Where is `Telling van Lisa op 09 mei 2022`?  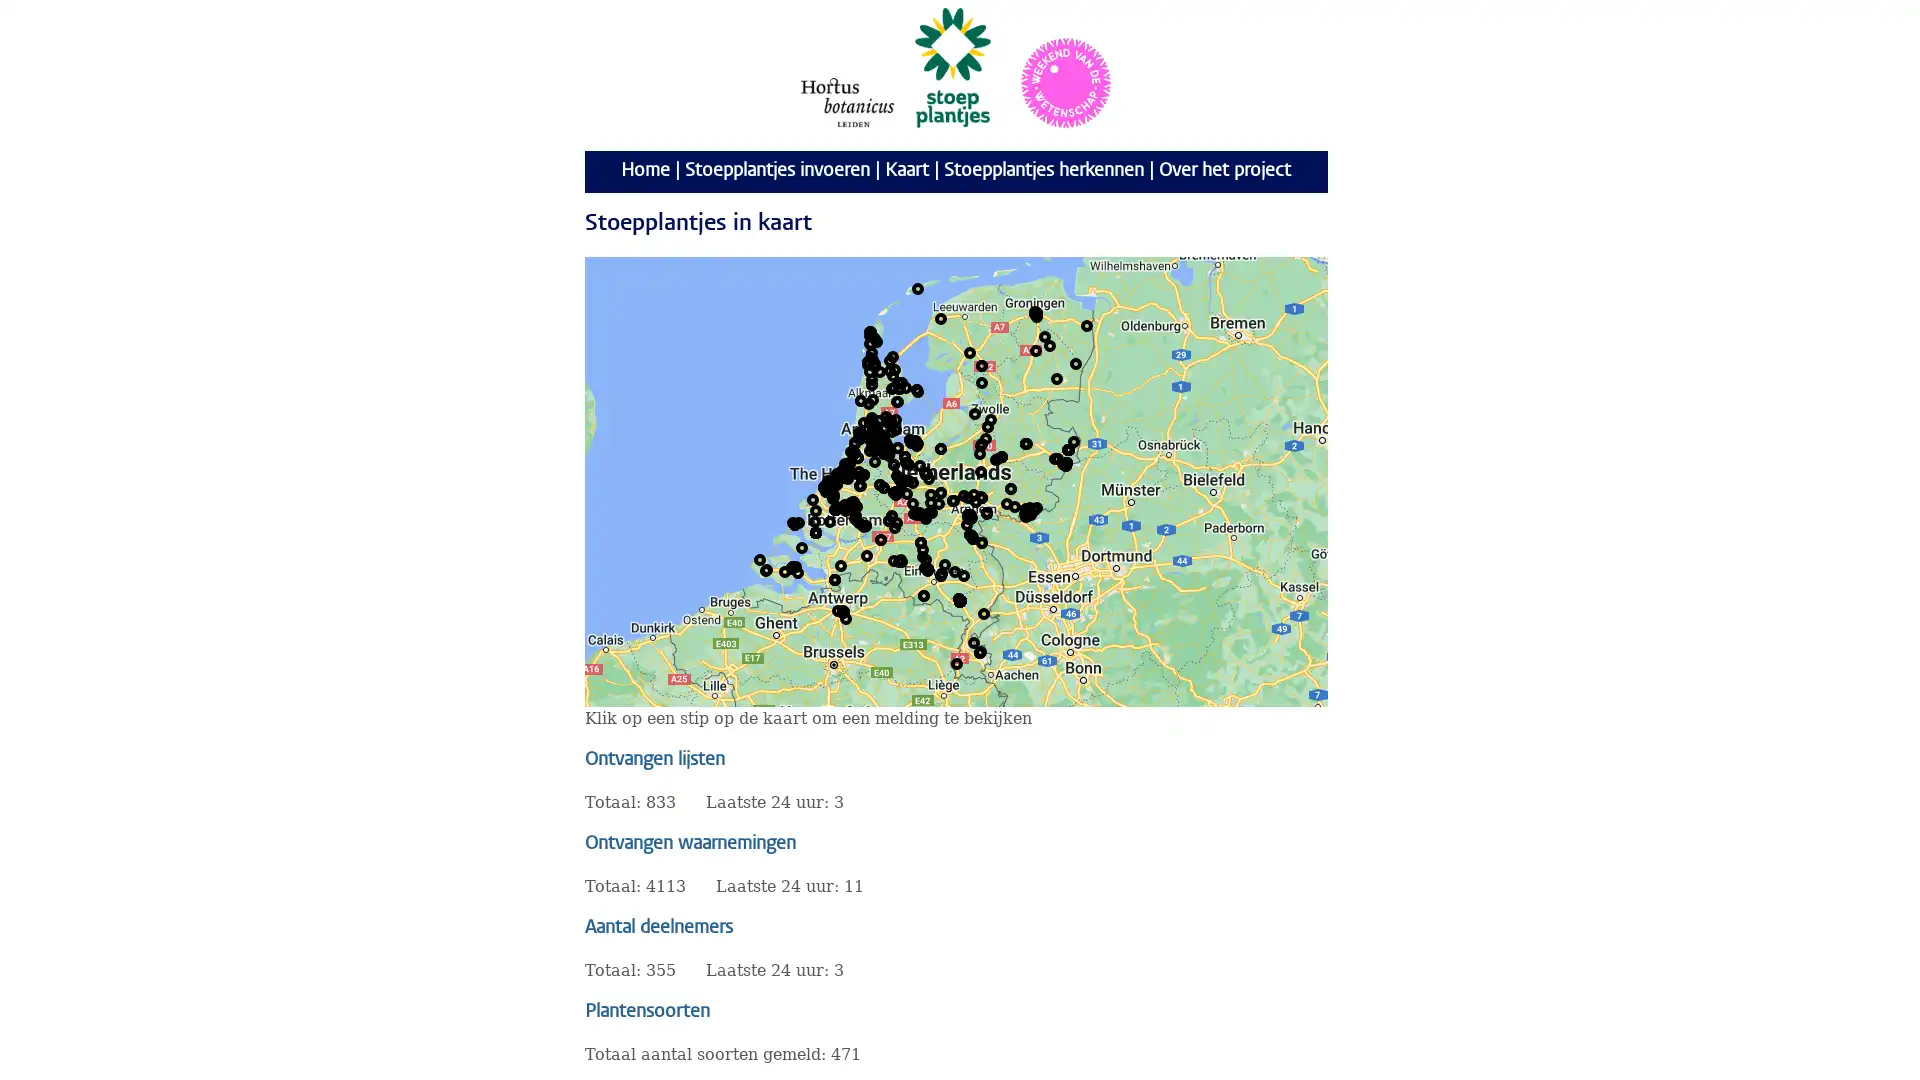
Telling van Lisa op 09 mei 2022 is located at coordinates (955, 663).